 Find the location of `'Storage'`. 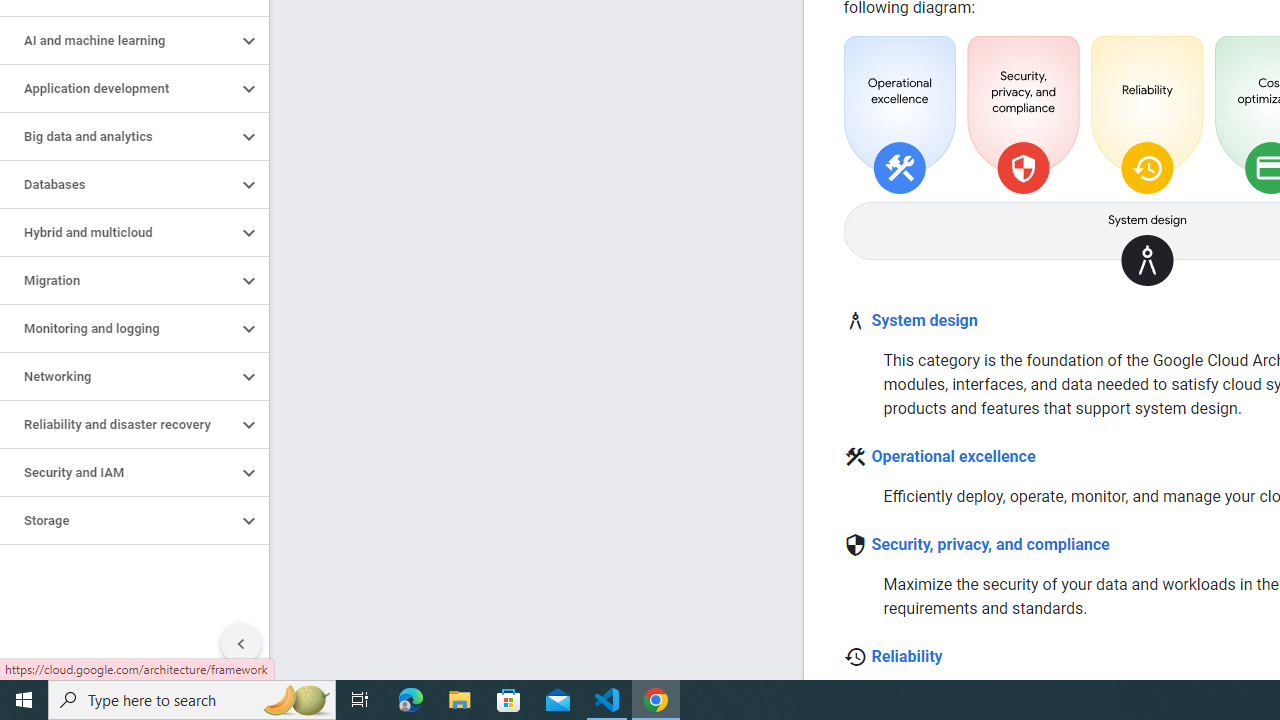

'Storage' is located at coordinates (117, 519).